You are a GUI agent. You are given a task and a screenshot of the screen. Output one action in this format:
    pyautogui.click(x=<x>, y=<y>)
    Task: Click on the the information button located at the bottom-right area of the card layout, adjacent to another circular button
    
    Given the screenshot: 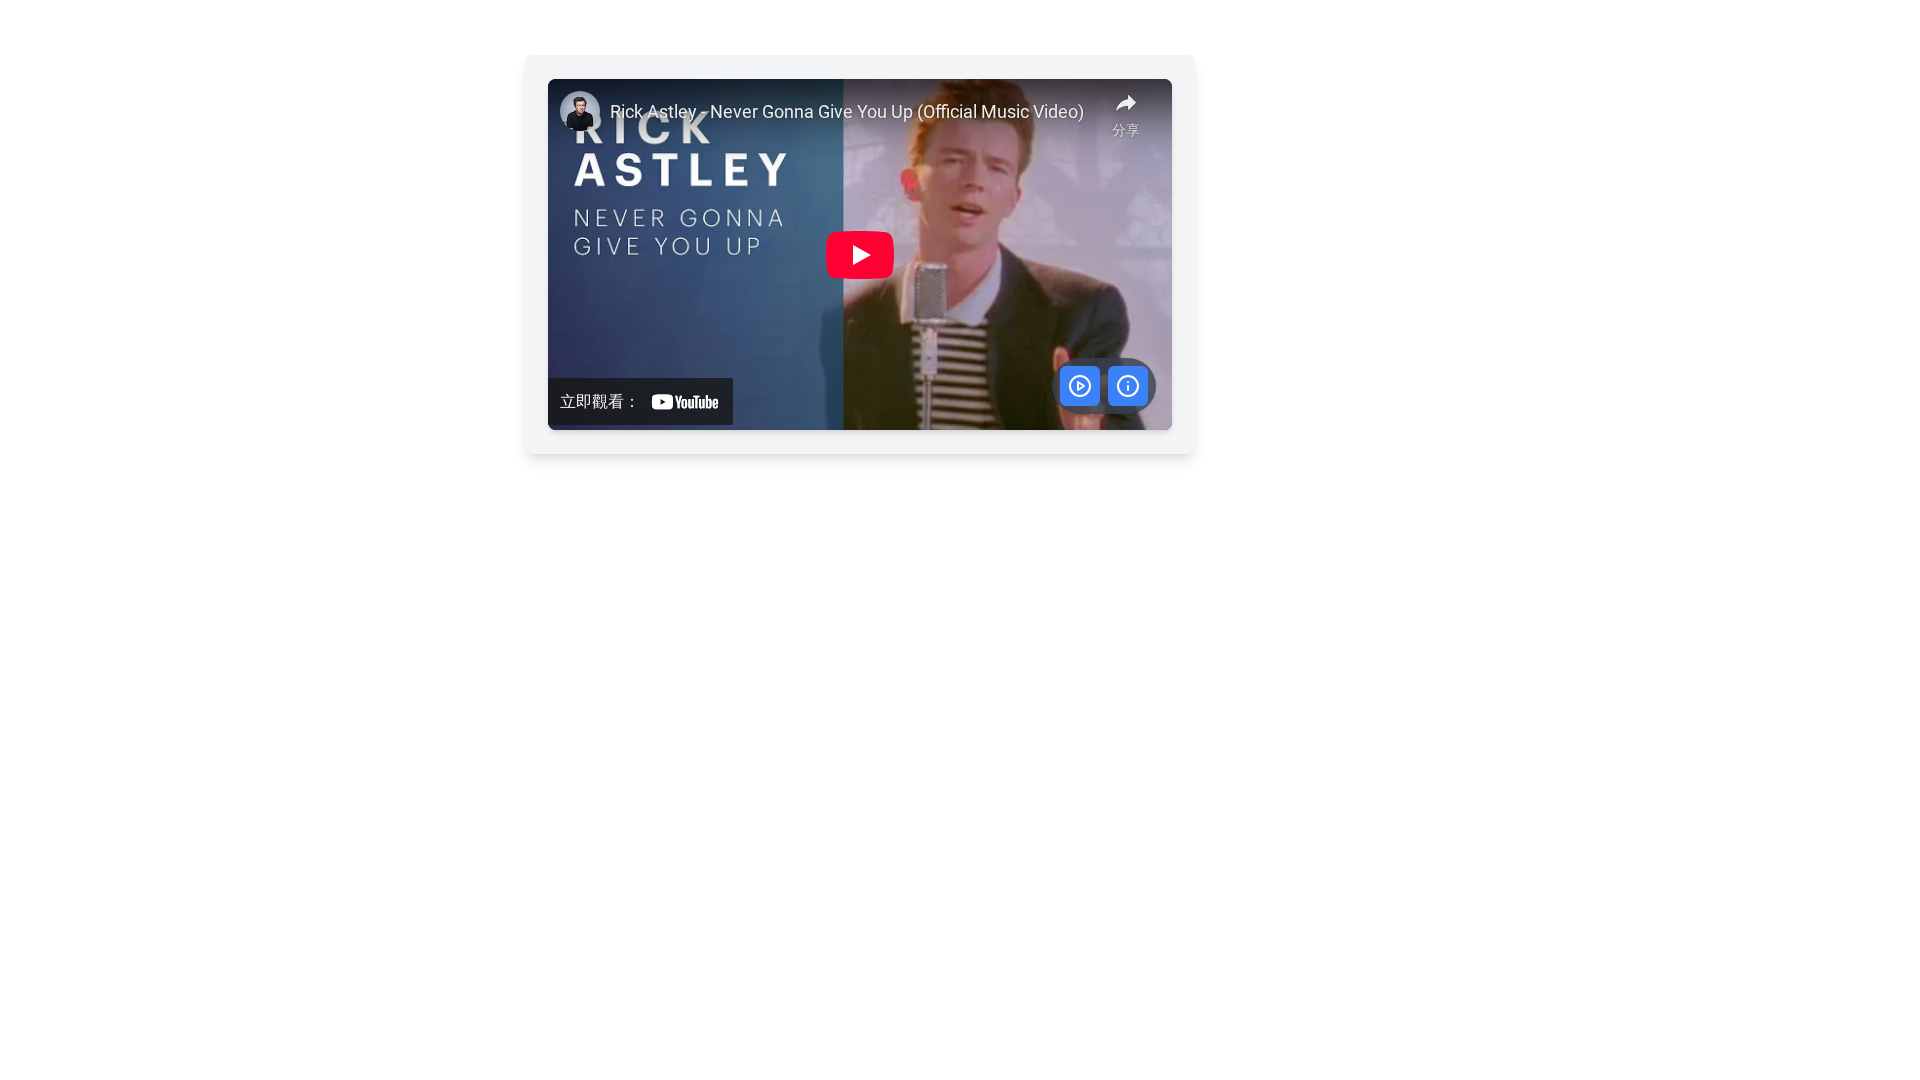 What is the action you would take?
    pyautogui.click(x=1127, y=385)
    